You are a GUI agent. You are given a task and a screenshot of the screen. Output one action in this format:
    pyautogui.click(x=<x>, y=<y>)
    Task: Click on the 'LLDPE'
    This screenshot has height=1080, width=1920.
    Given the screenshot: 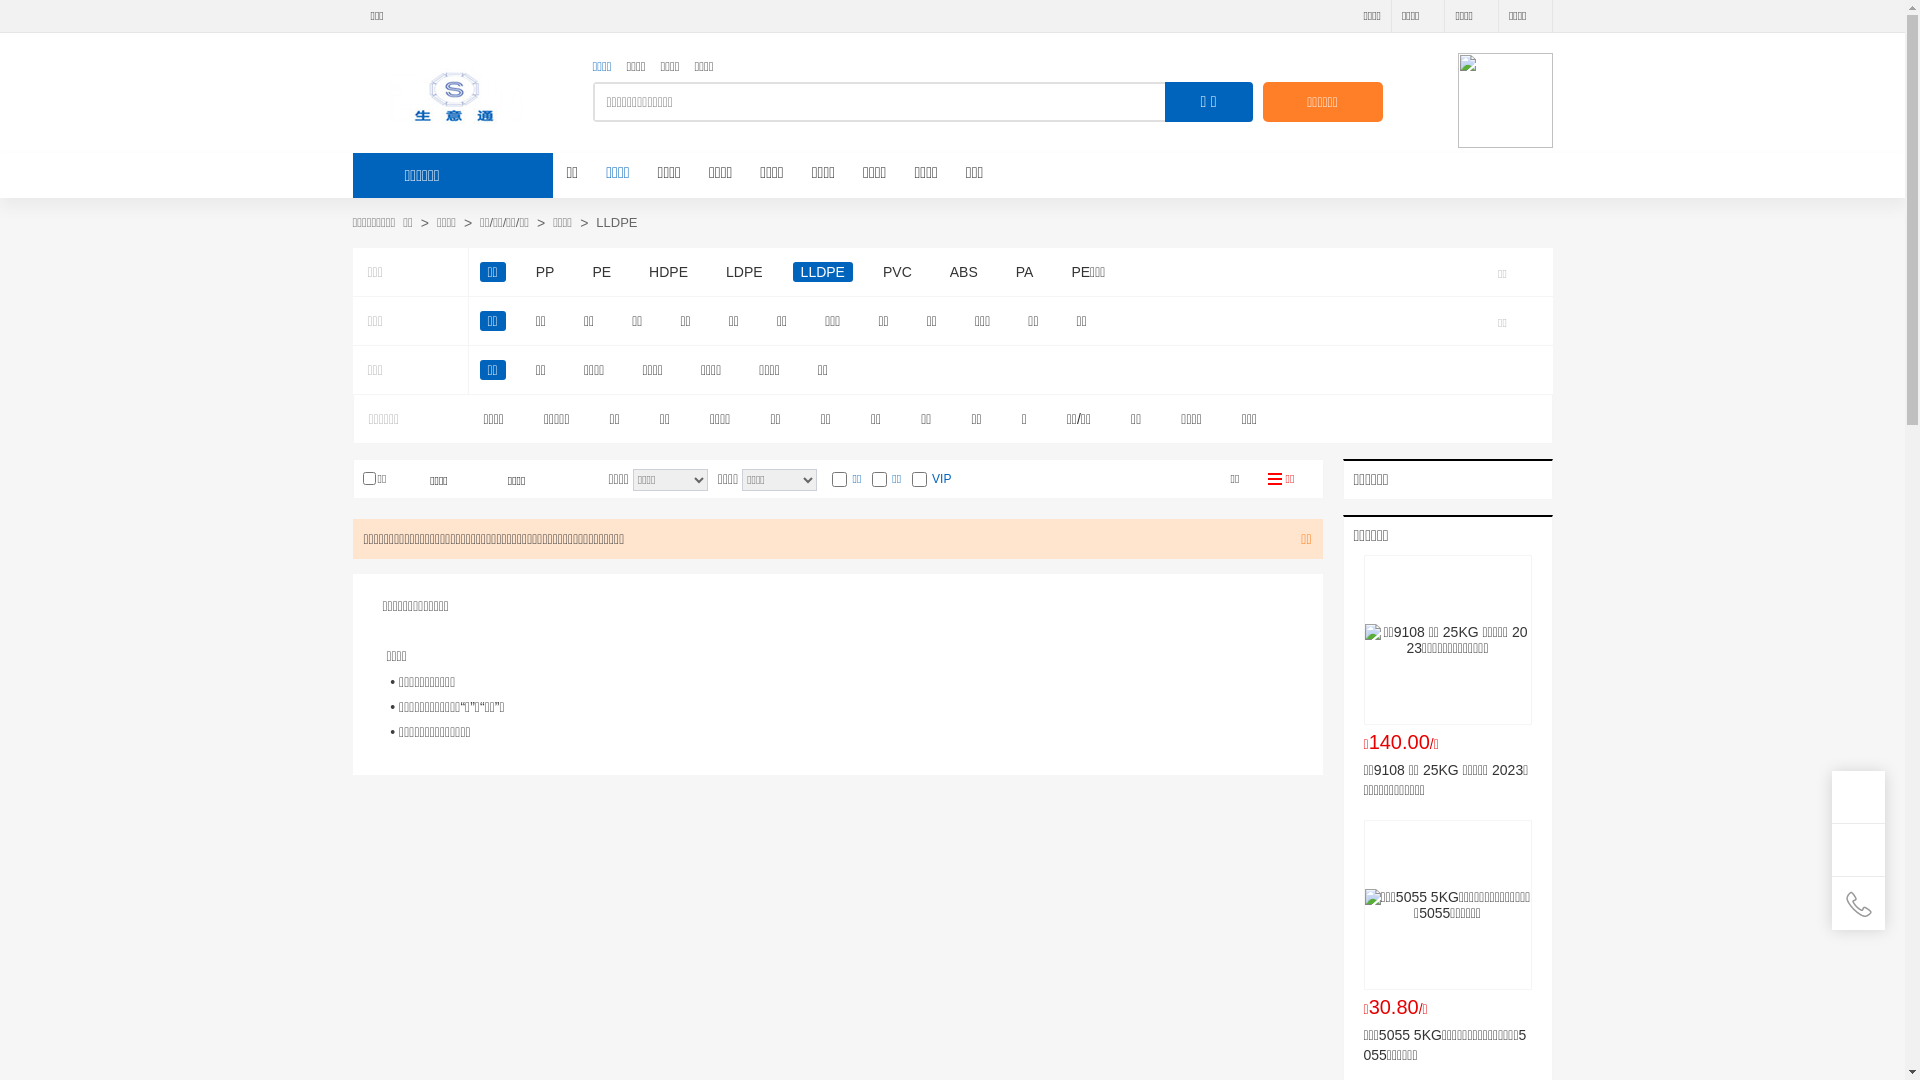 What is the action you would take?
    pyautogui.click(x=822, y=272)
    